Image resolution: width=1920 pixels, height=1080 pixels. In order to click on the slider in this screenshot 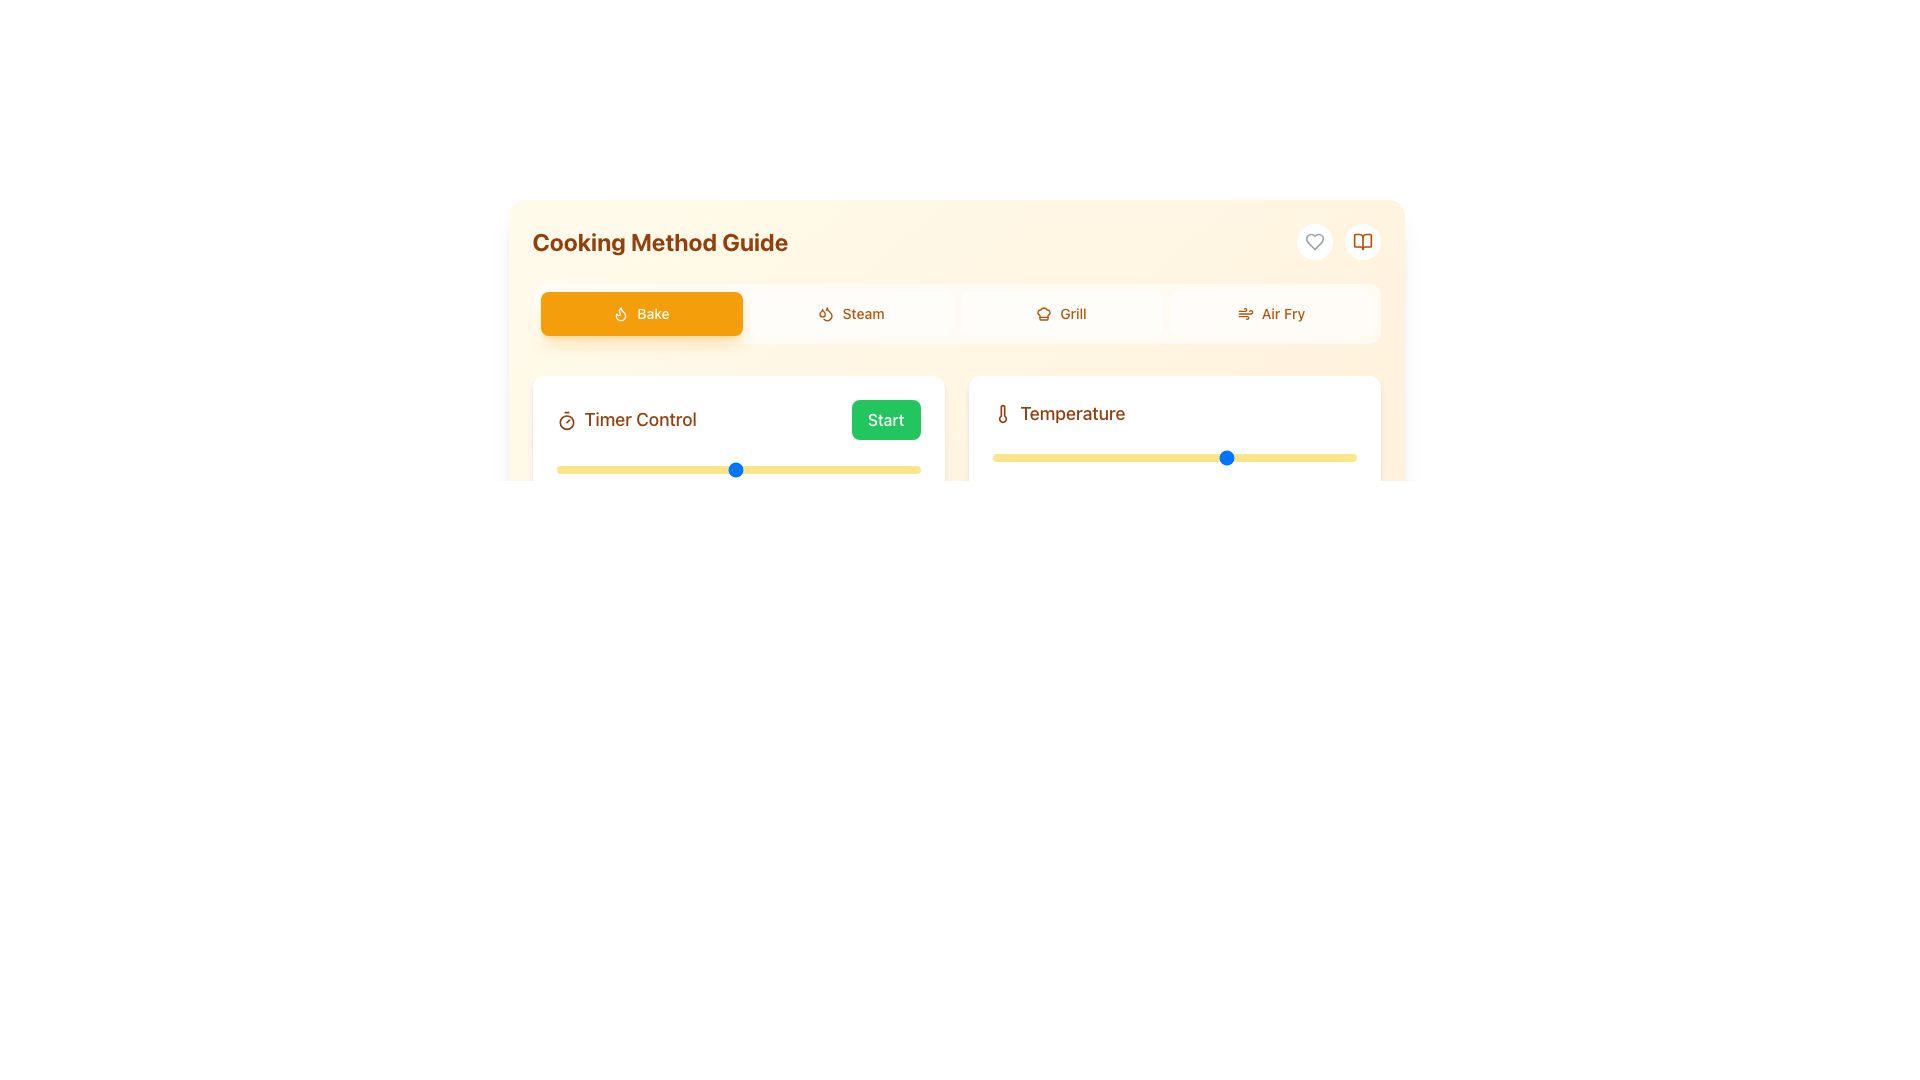, I will do `click(1303, 458)`.